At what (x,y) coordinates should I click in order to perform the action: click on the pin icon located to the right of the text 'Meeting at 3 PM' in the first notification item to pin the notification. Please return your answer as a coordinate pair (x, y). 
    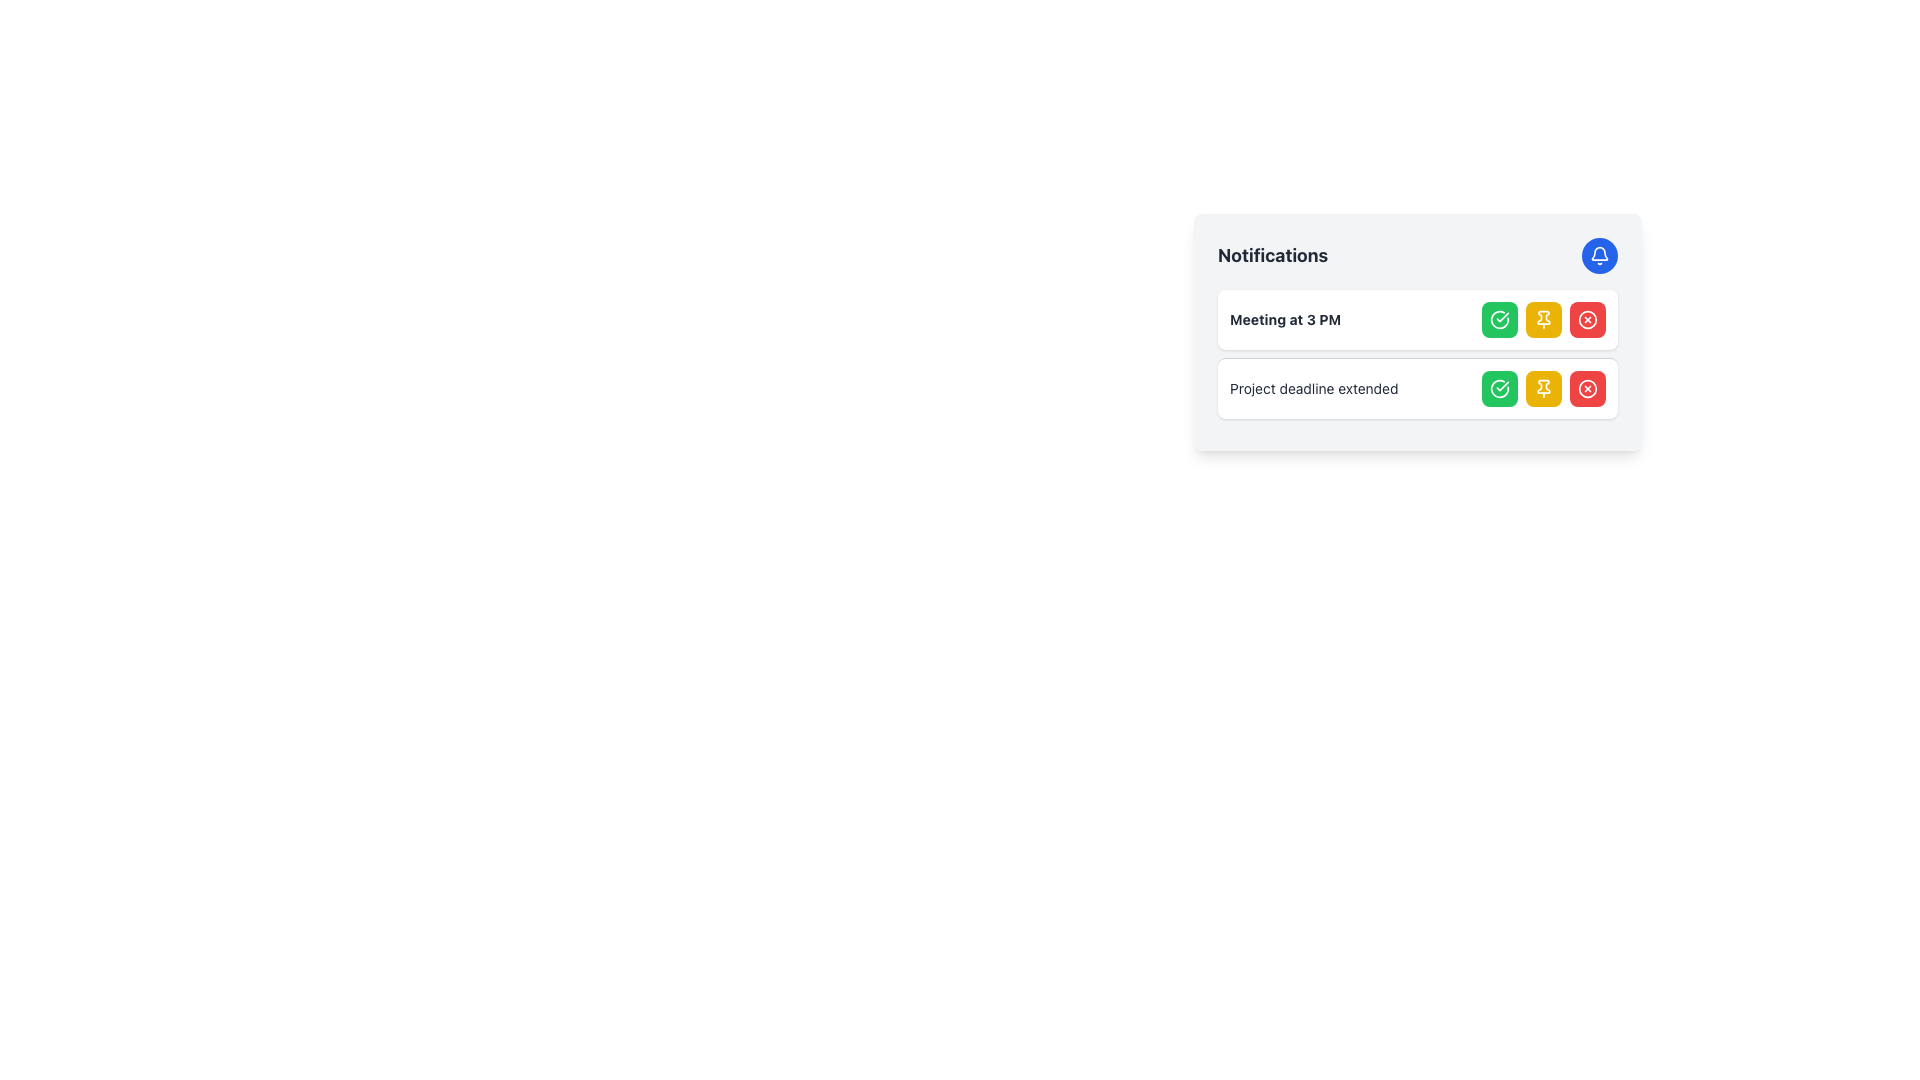
    Looking at the image, I should click on (1543, 315).